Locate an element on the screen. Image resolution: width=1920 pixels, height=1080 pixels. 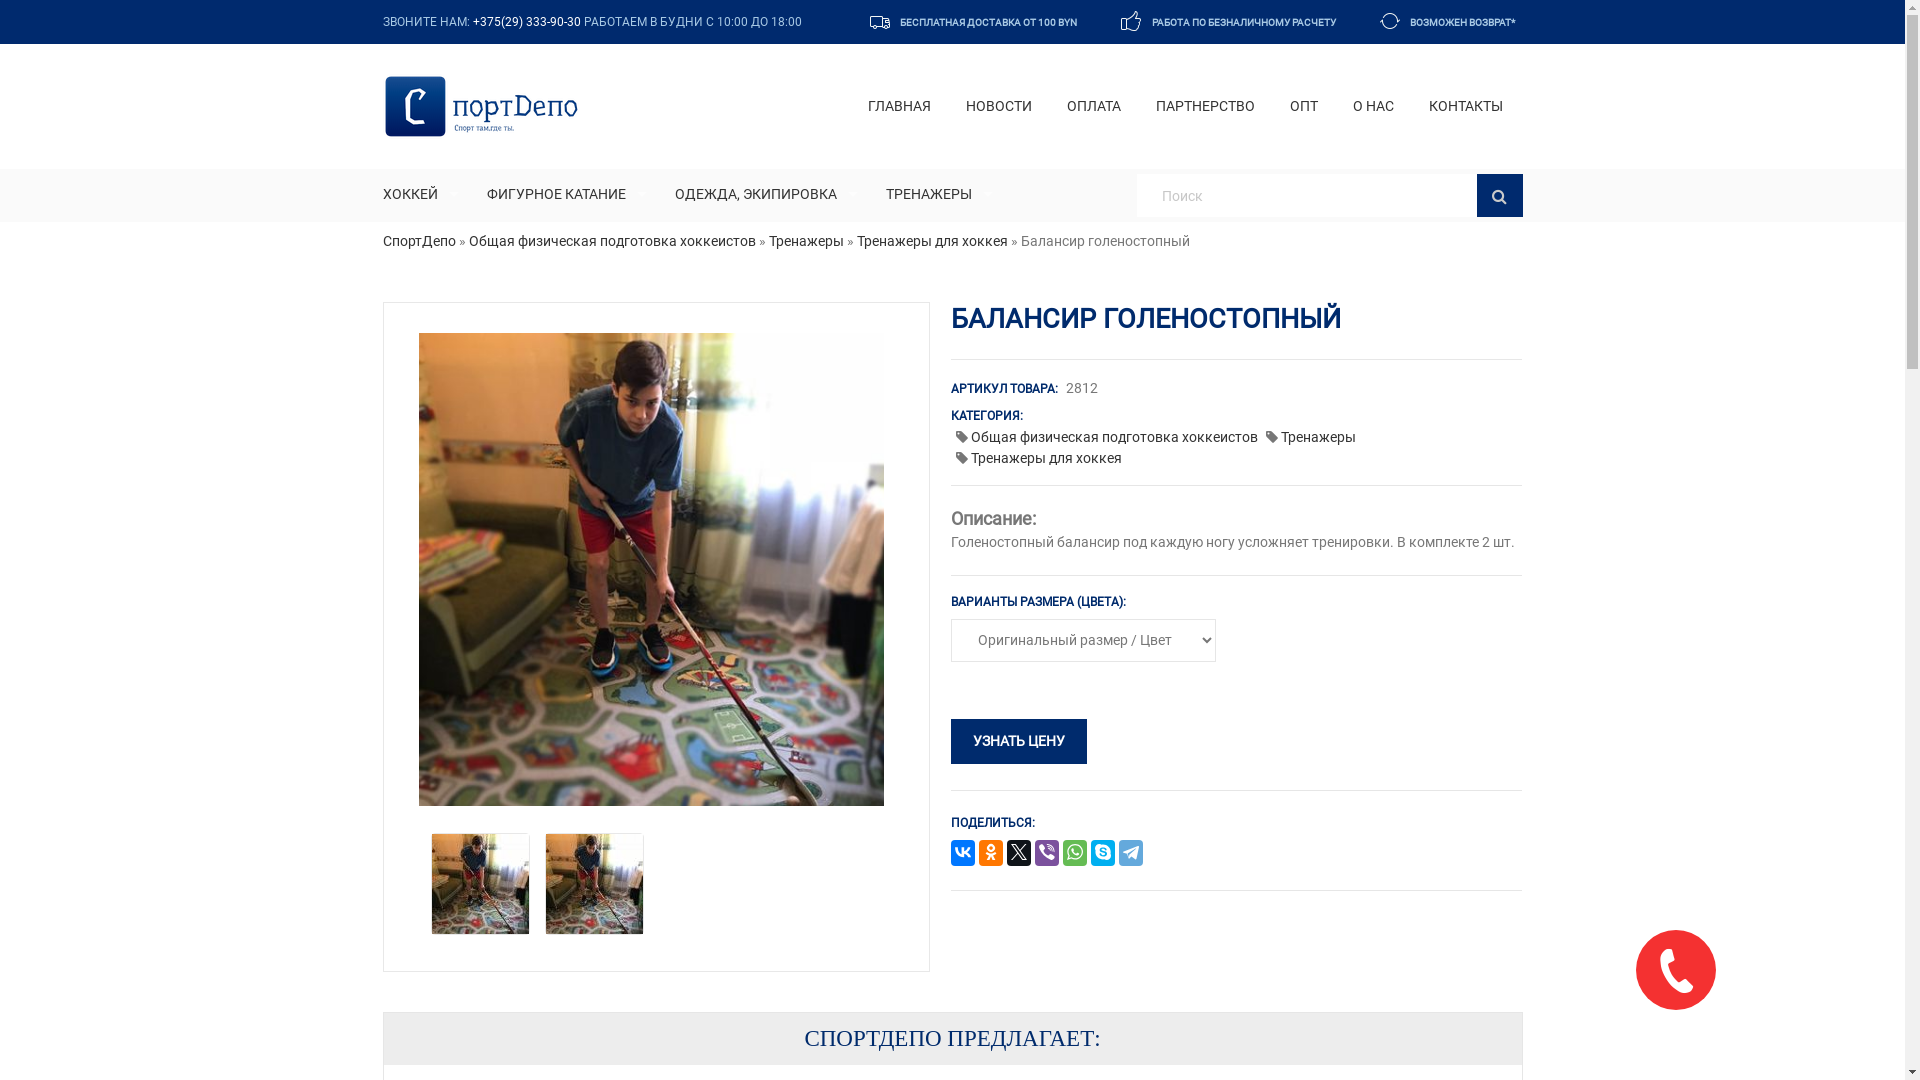
'Viber' is located at coordinates (1035, 853).